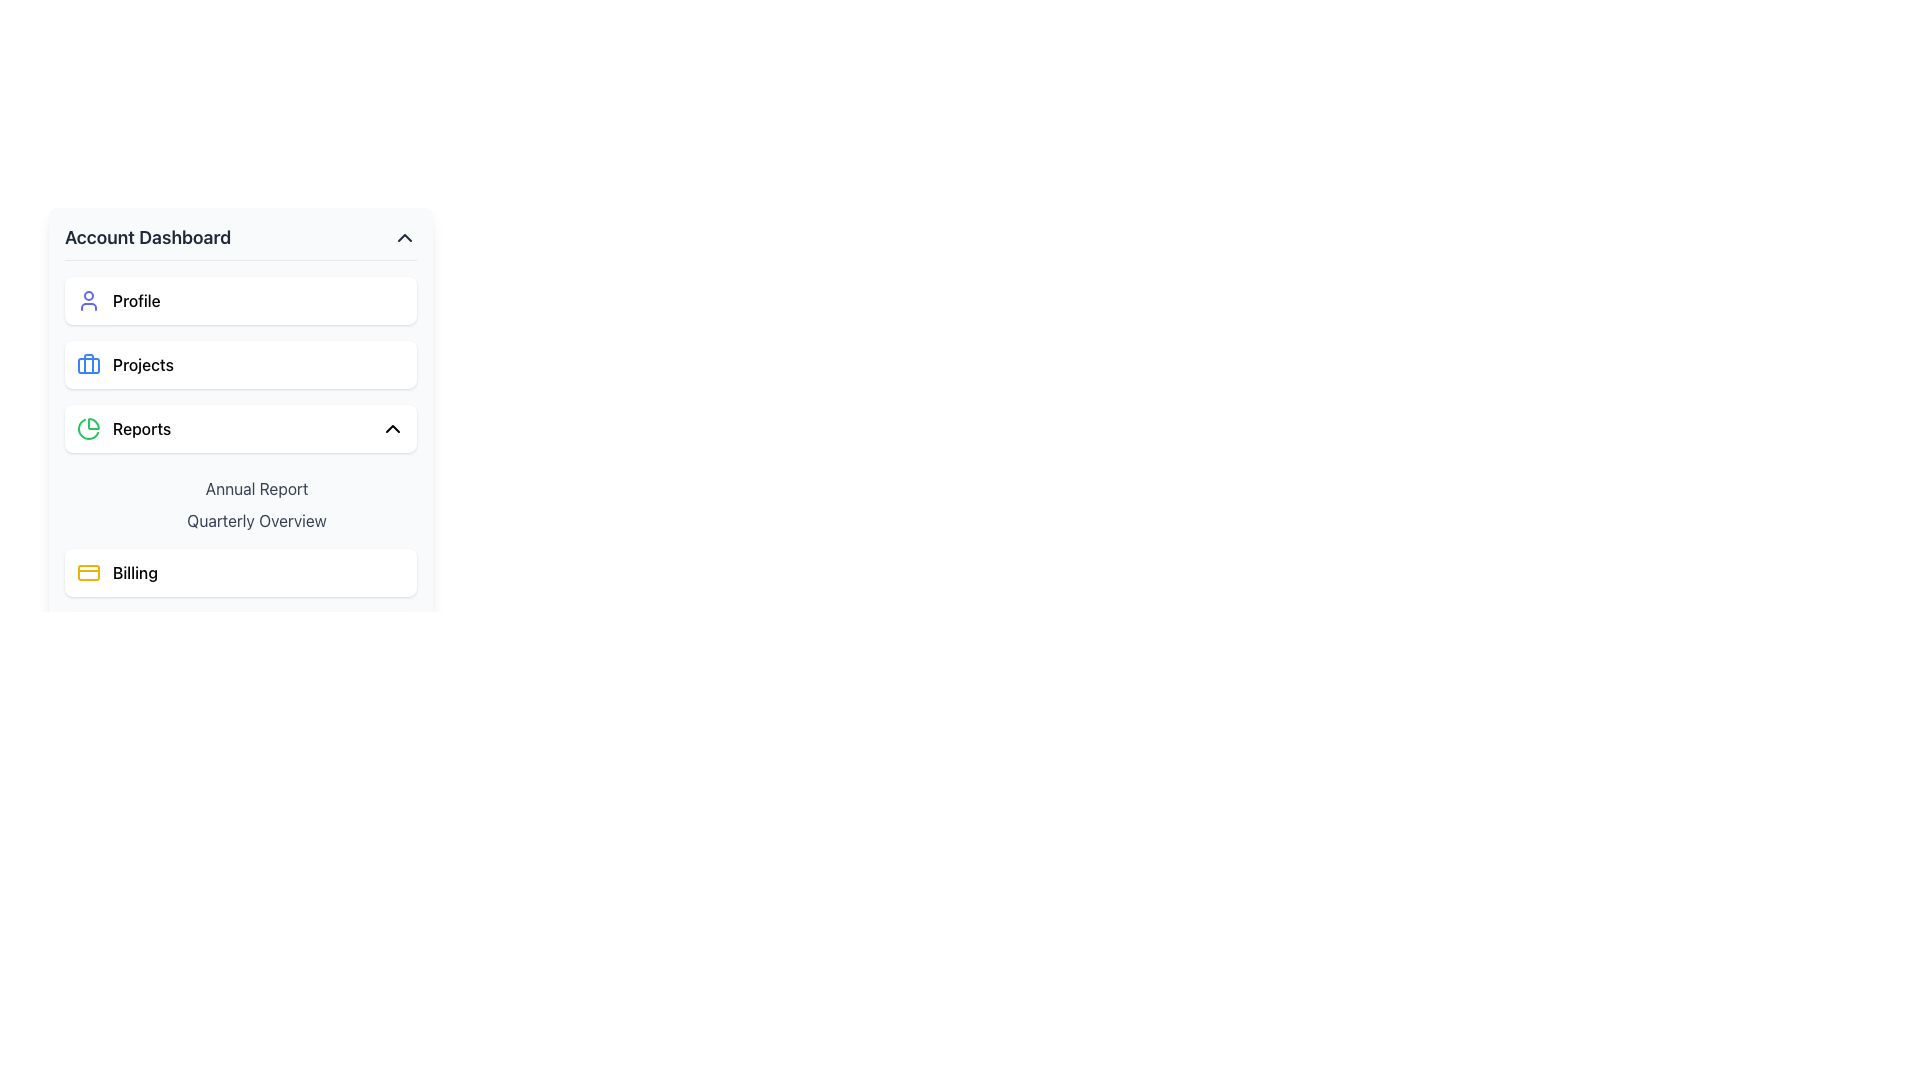  What do you see at coordinates (256, 519) in the screenshot?
I see `the 'Quarterly Overview' text link located in the Reports section of the vertical navigation layout` at bounding box center [256, 519].